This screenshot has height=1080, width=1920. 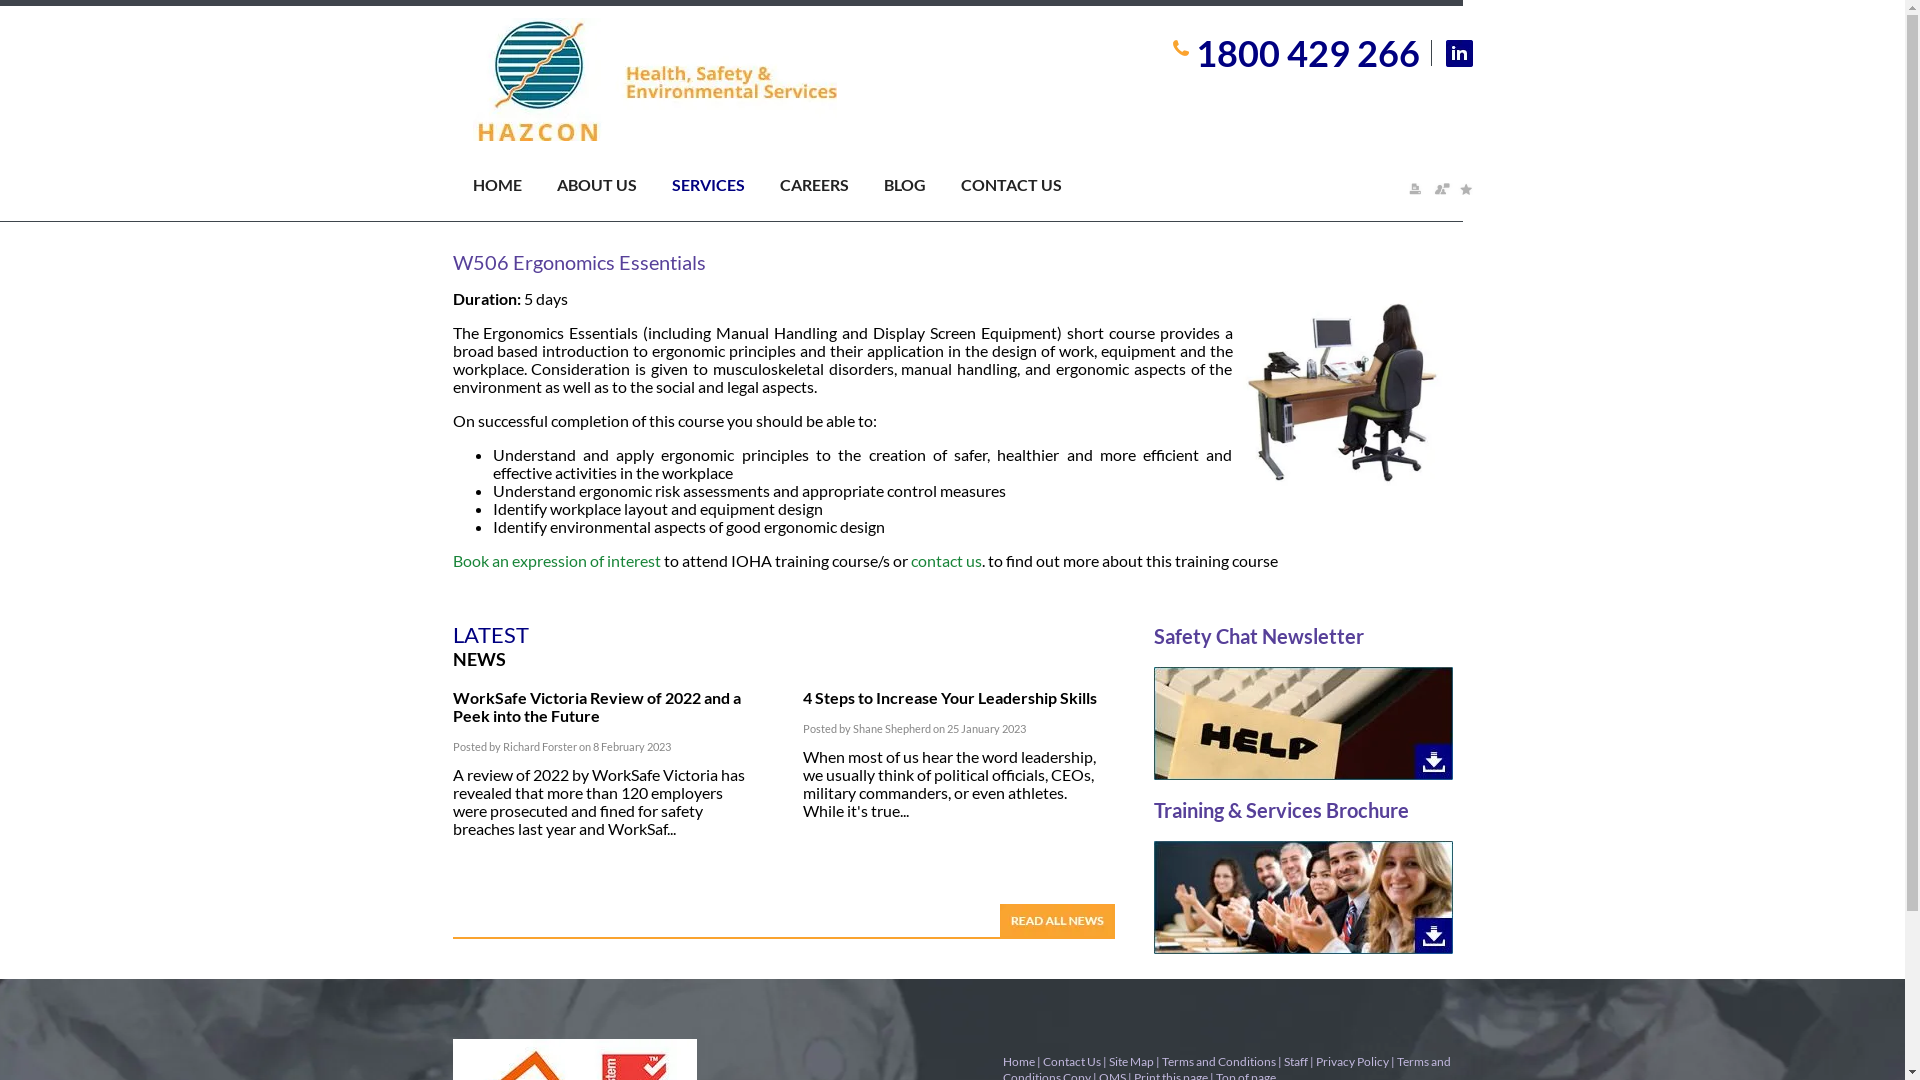 What do you see at coordinates (1017, 1060) in the screenshot?
I see `'Home'` at bounding box center [1017, 1060].